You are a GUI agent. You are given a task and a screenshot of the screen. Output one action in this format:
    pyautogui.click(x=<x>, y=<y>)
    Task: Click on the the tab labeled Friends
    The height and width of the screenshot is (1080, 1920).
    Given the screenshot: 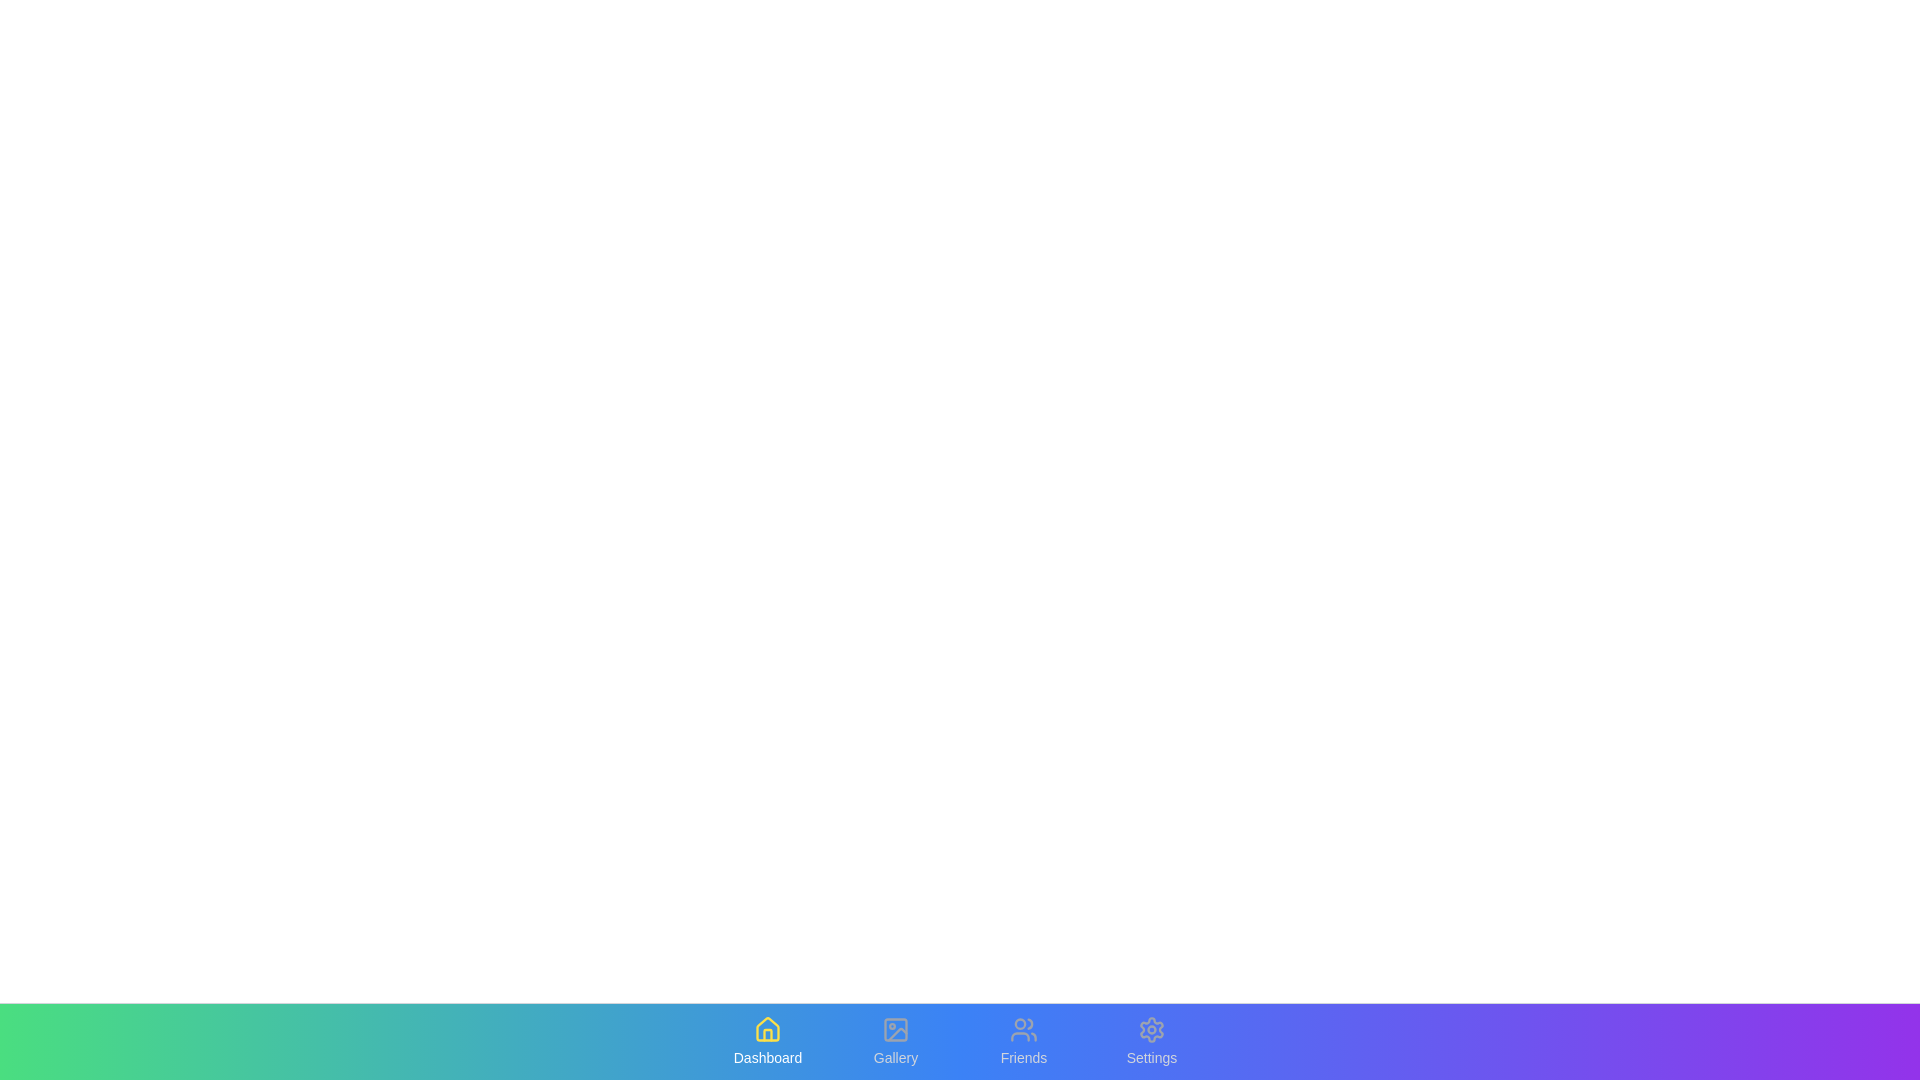 What is the action you would take?
    pyautogui.click(x=1023, y=1040)
    